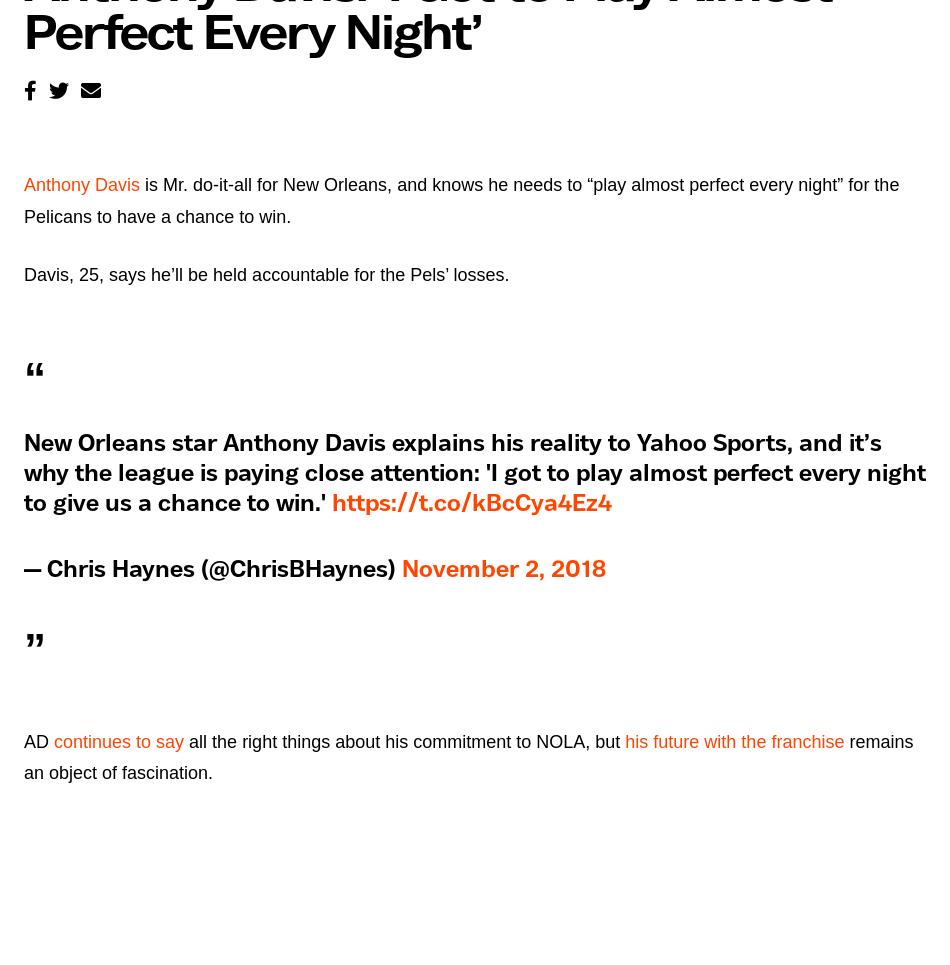 The width and height of the screenshot is (950, 965). What do you see at coordinates (503, 569) in the screenshot?
I see `'November 2, 2018'` at bounding box center [503, 569].